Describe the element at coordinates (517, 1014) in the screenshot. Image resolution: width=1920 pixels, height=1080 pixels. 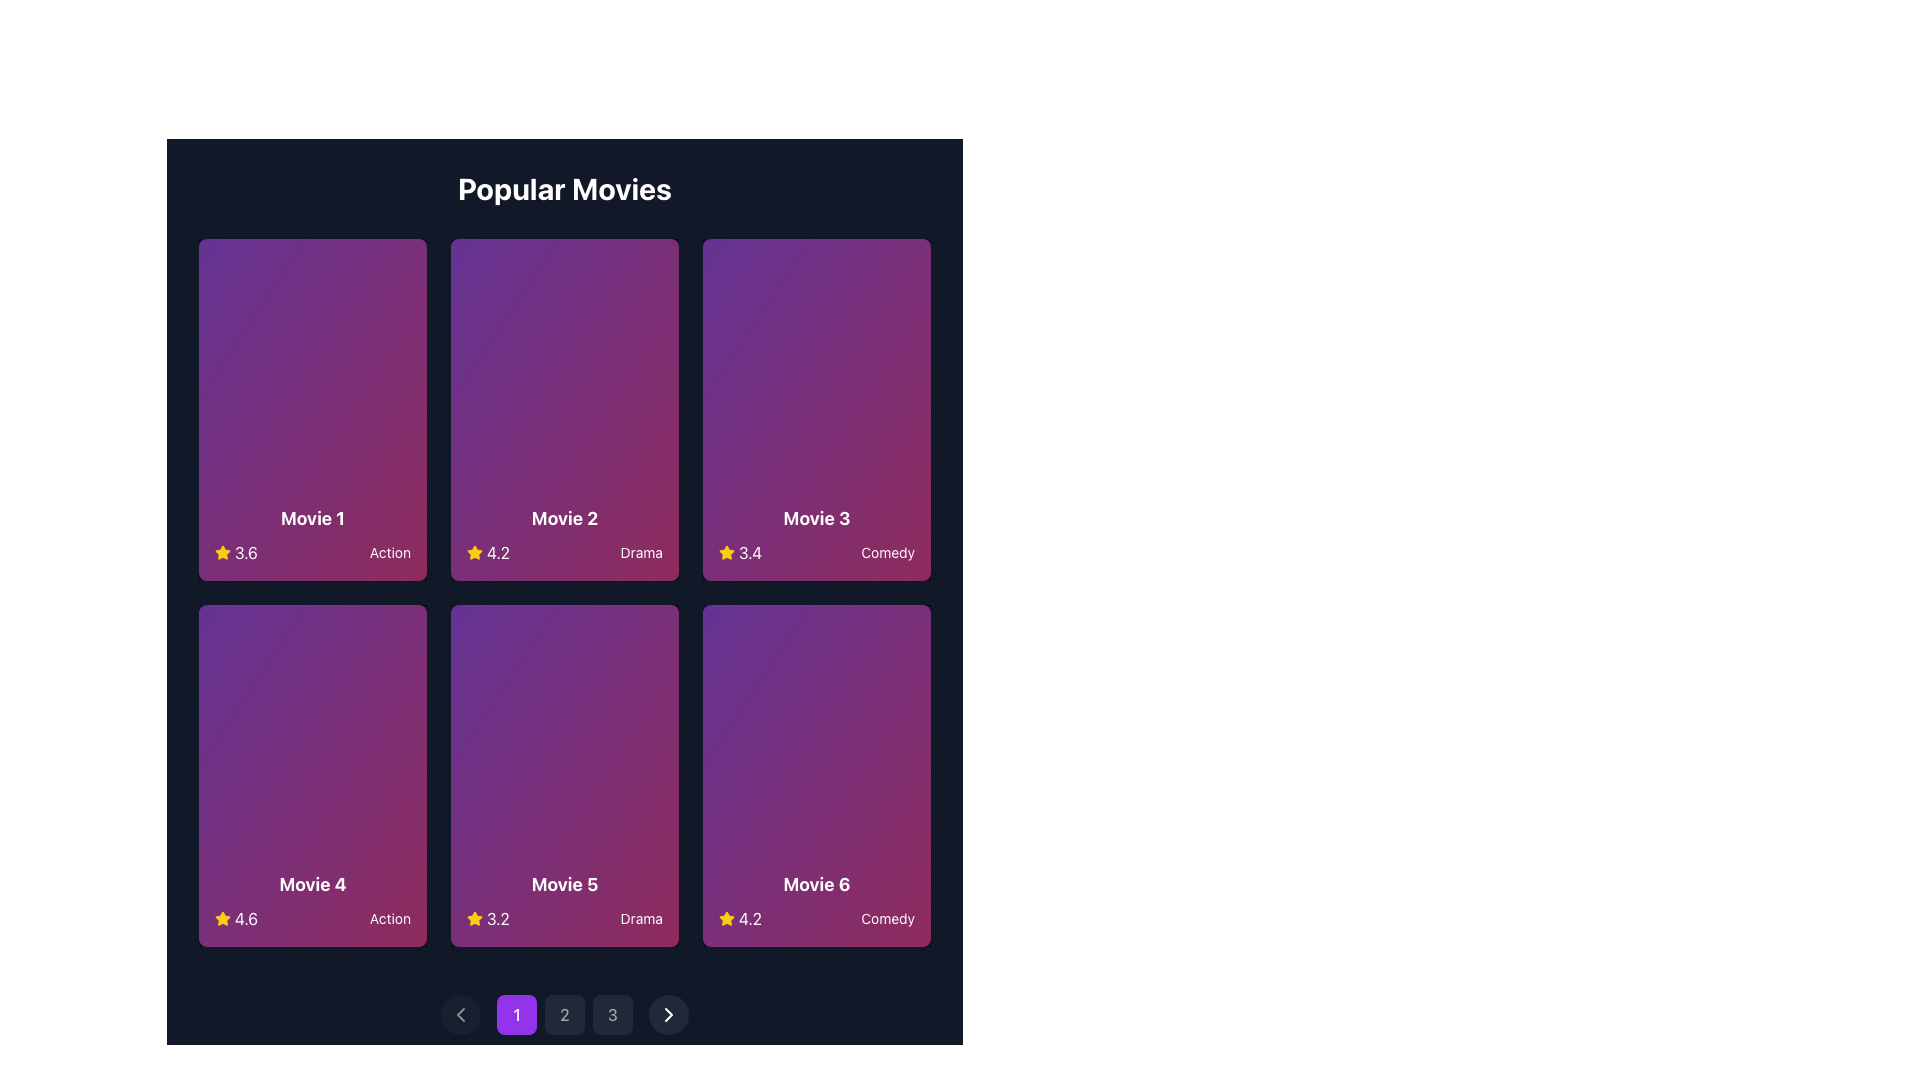
I see `the pagination button that navigates to the first page of the content view` at that location.